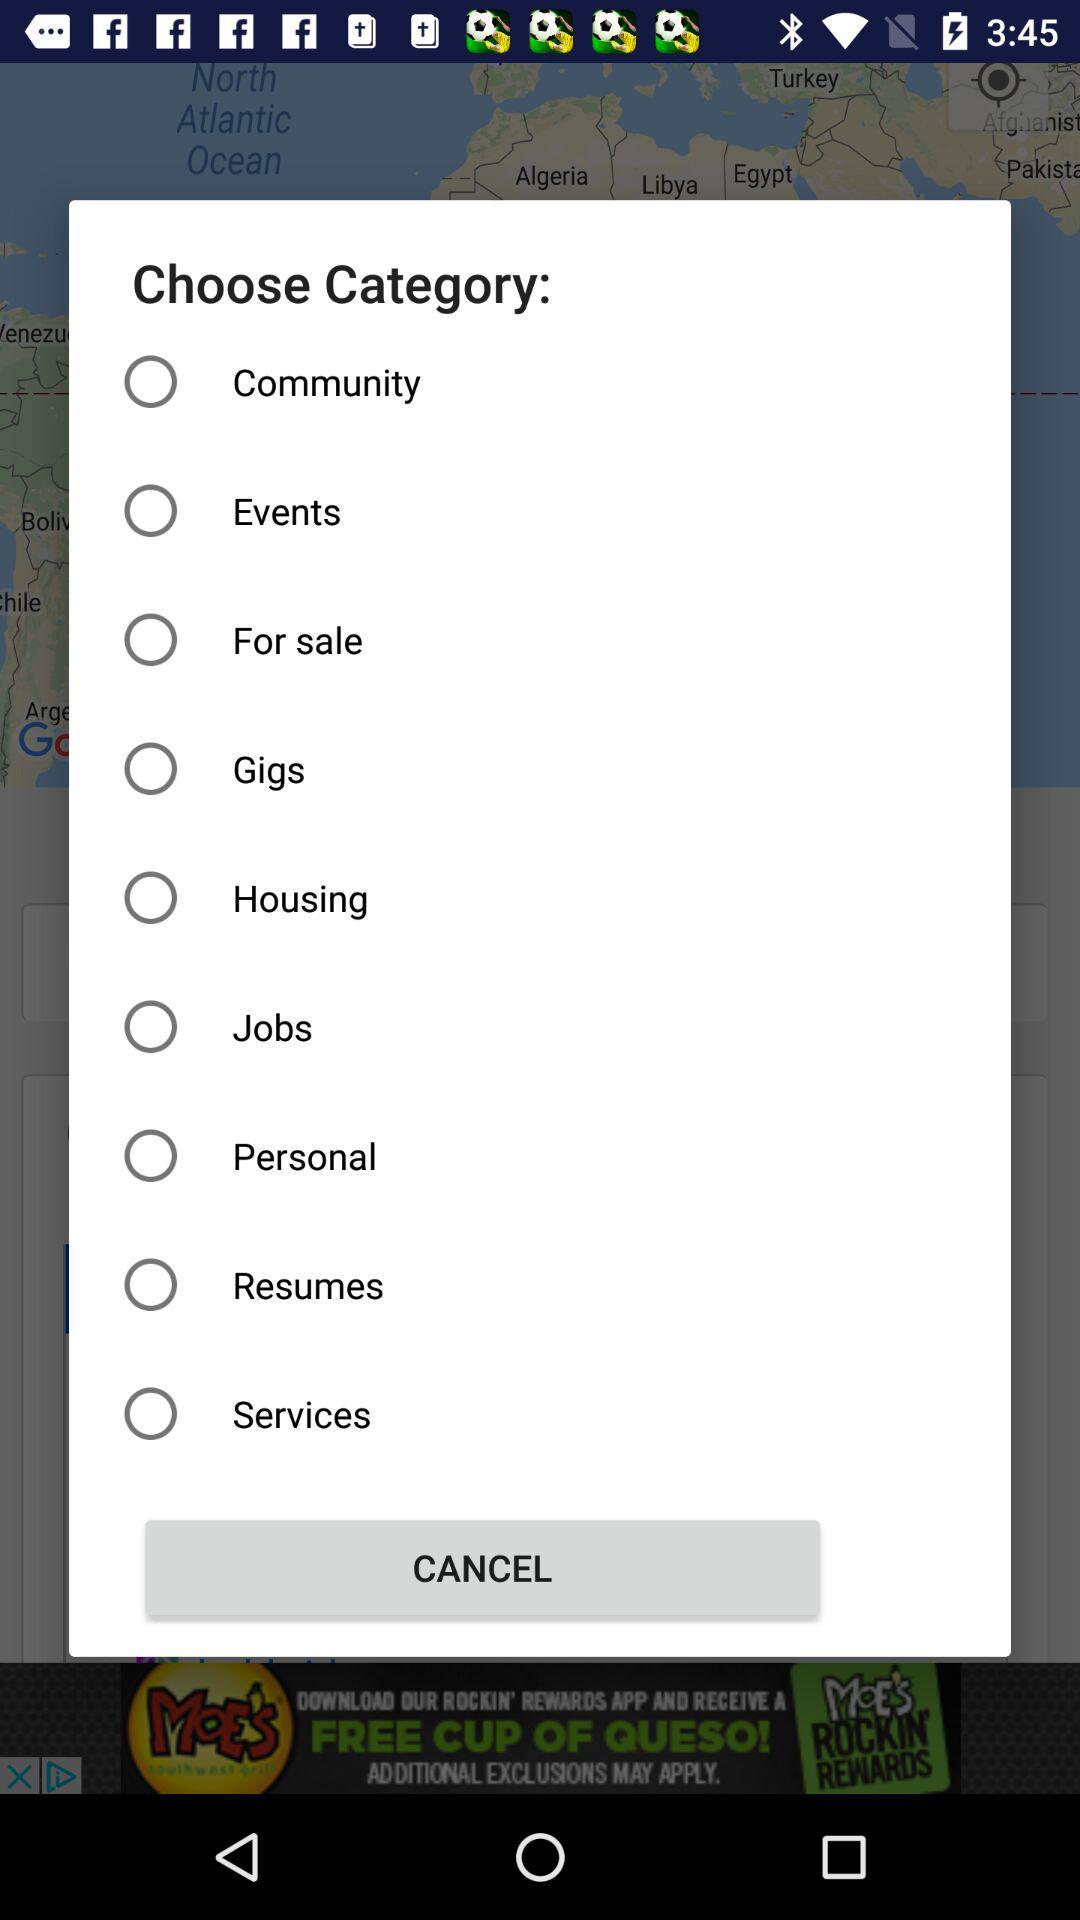 The image size is (1080, 1920). Describe the element at coordinates (482, 381) in the screenshot. I see `icon above the events item` at that location.